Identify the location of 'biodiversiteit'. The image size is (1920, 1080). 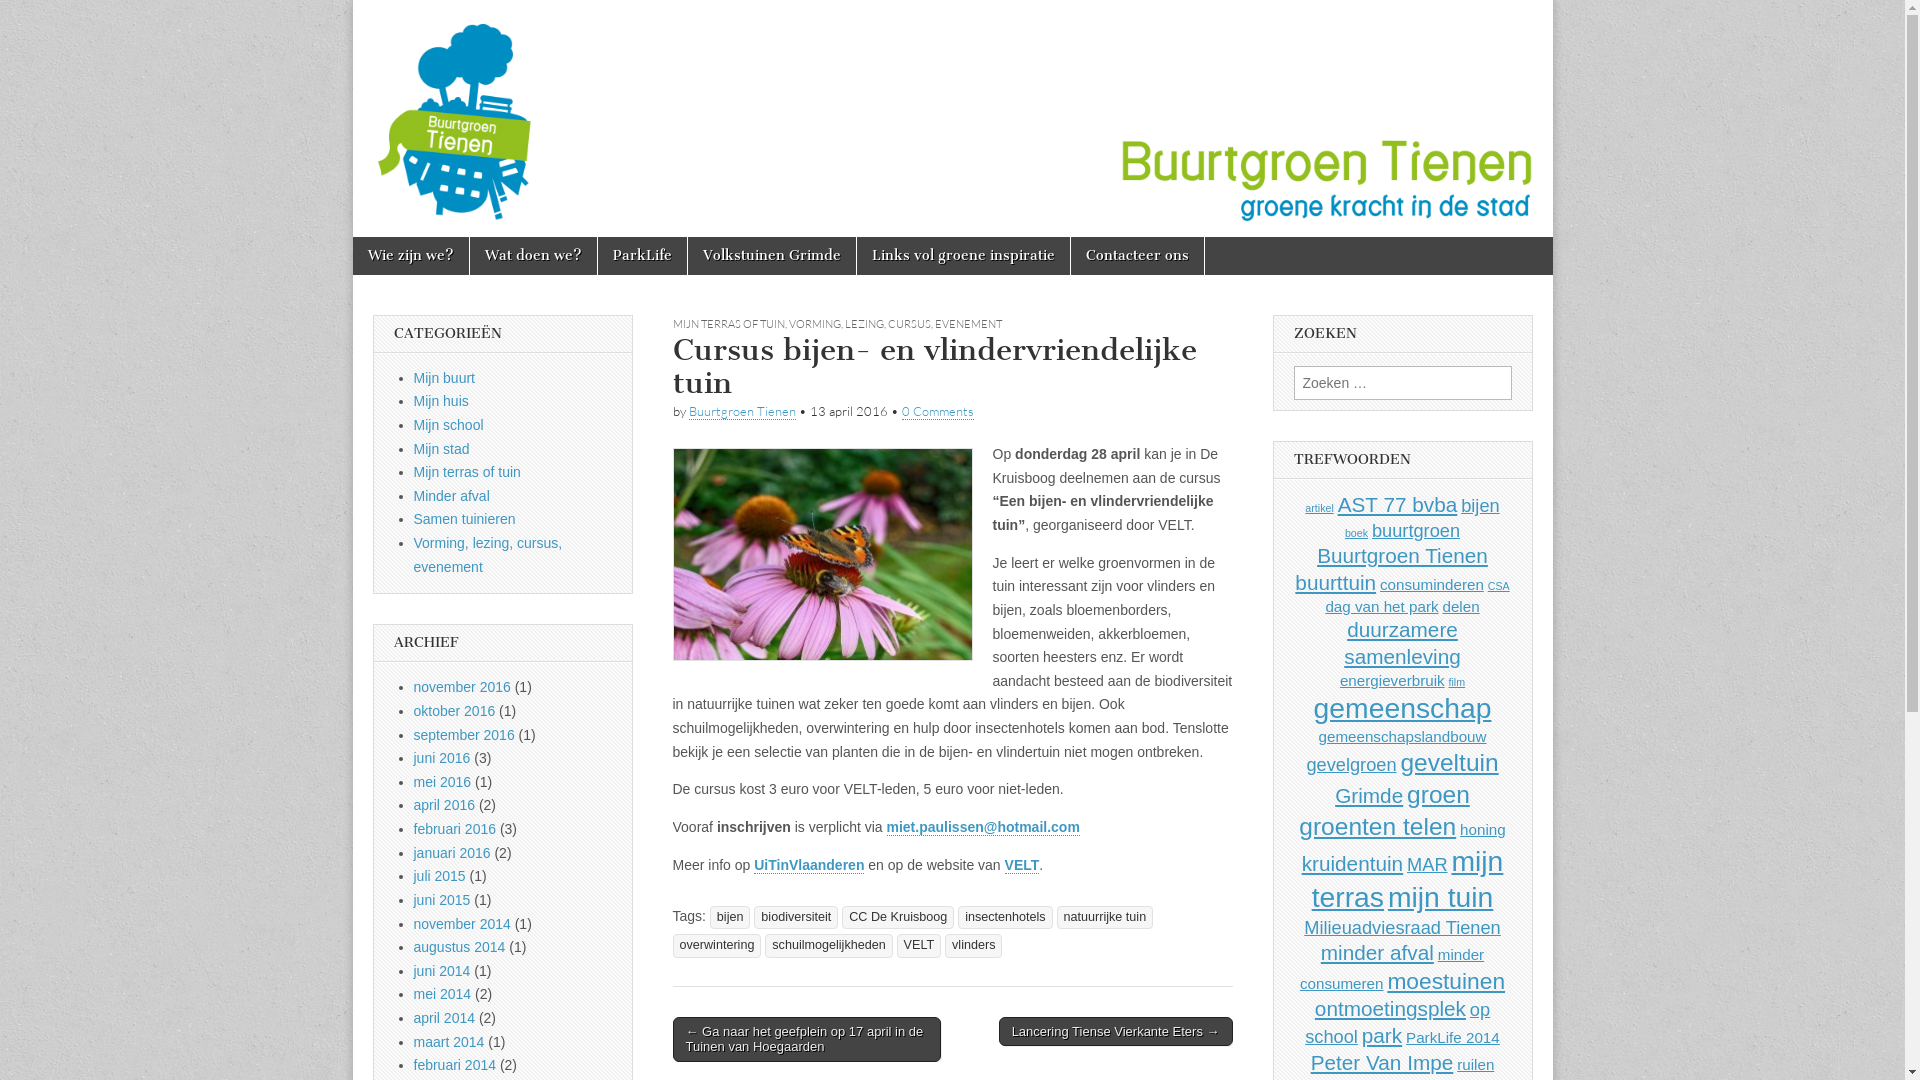
(752, 917).